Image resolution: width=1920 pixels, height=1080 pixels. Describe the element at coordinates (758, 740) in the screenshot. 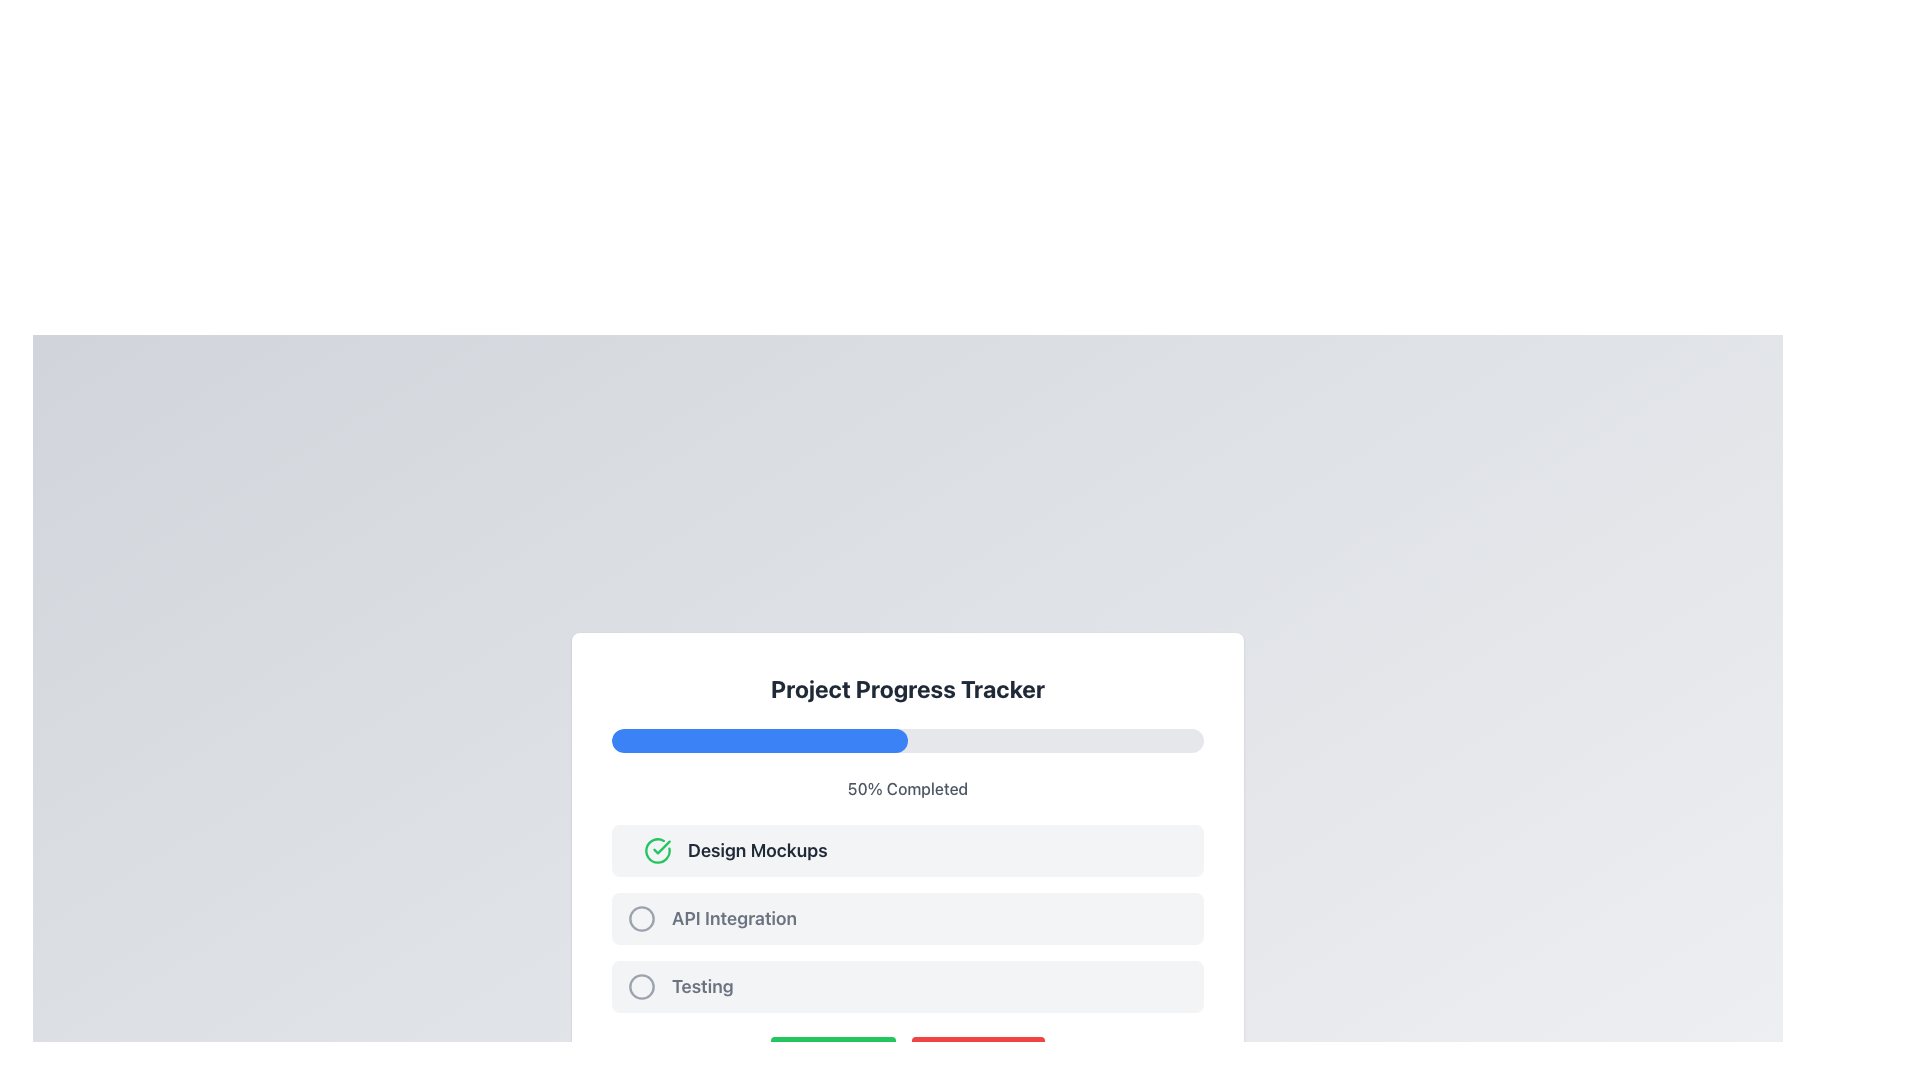

I see `the blue progress bar segment, which represents 50% of the task completion, located under 'Project Progress Tracker' and above '50% Completed'` at that location.